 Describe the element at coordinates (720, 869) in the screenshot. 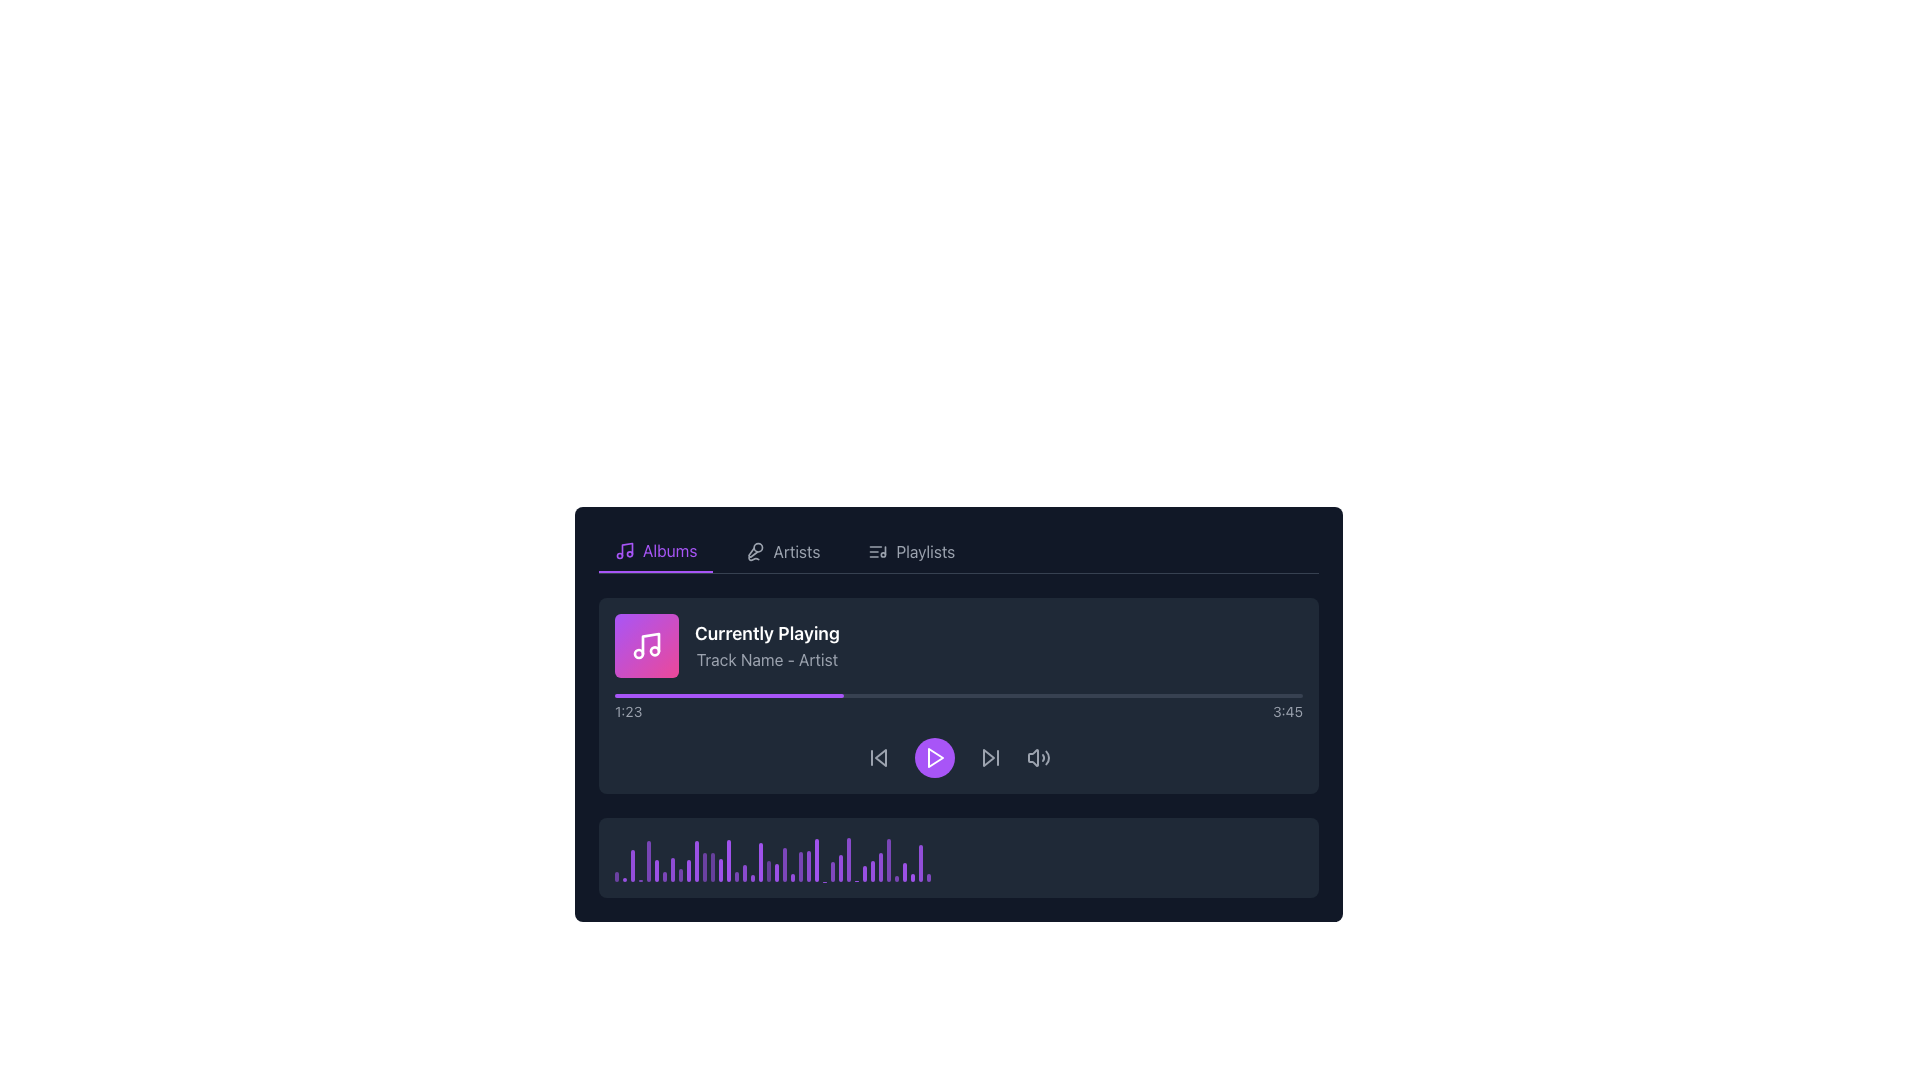

I see `the thin purple vertical bar with rounded edges located in the middle of the second row from the bottom of the chart` at that location.